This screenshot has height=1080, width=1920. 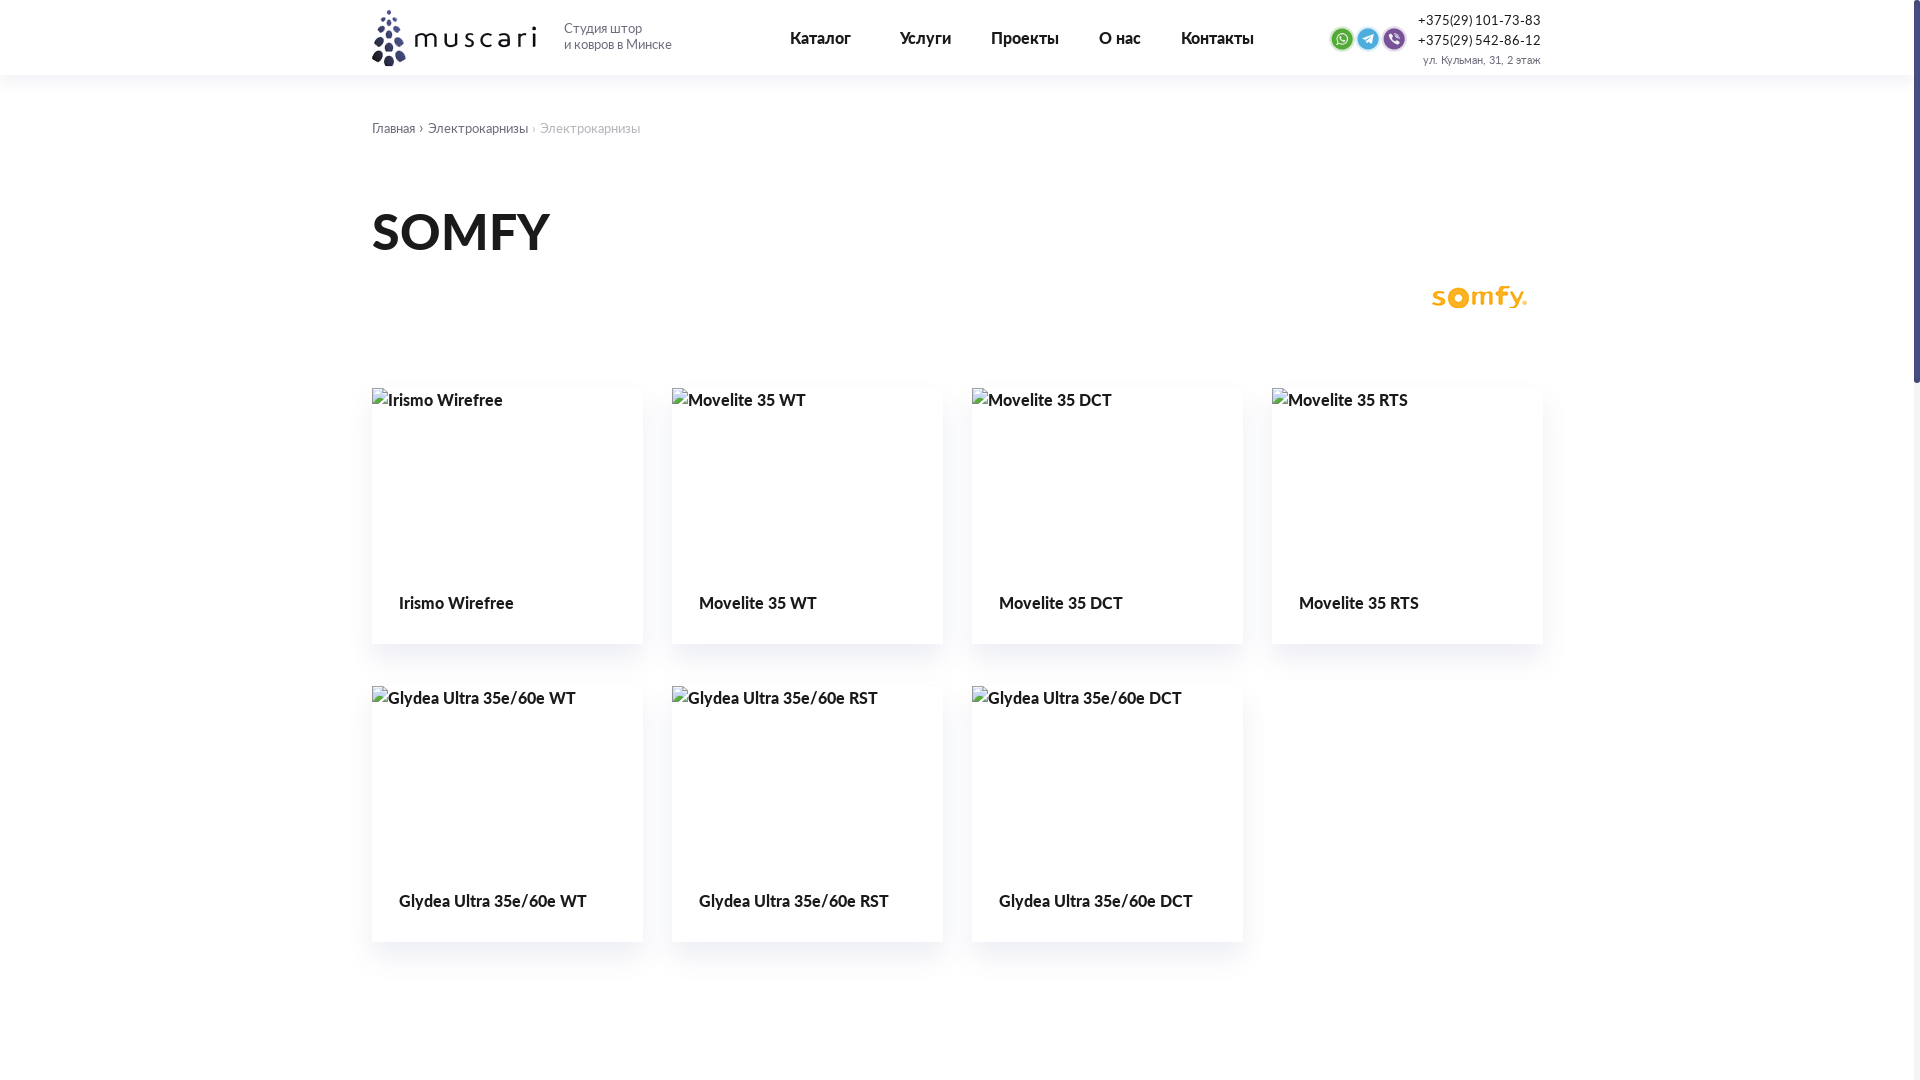 I want to click on 'Glydea Ultra 35e/60e WT', so click(x=507, y=813).